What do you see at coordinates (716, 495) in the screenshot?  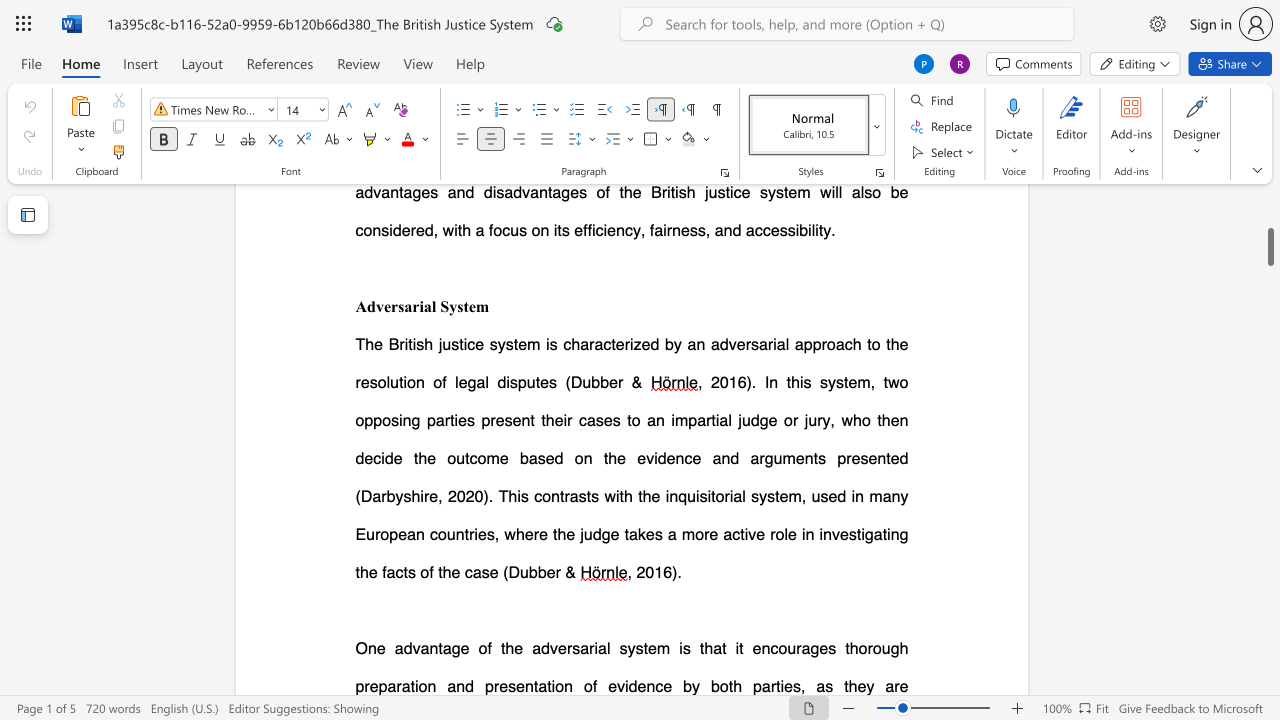 I see `the space between the continuous character "t" and "o" in the text` at bounding box center [716, 495].